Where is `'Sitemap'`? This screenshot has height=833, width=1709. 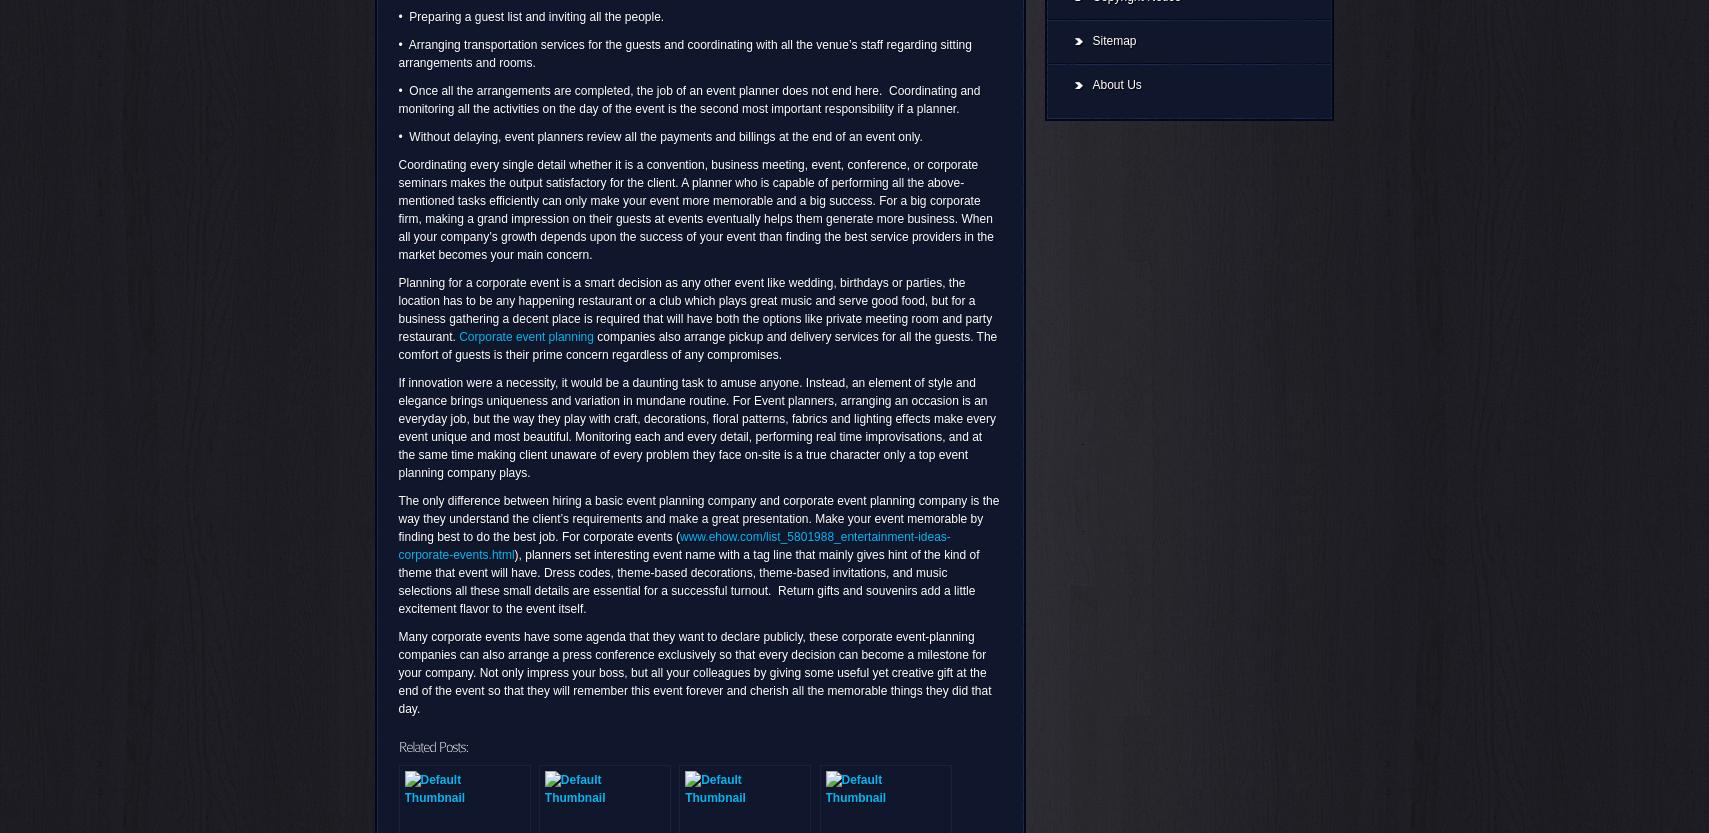 'Sitemap' is located at coordinates (1113, 40).